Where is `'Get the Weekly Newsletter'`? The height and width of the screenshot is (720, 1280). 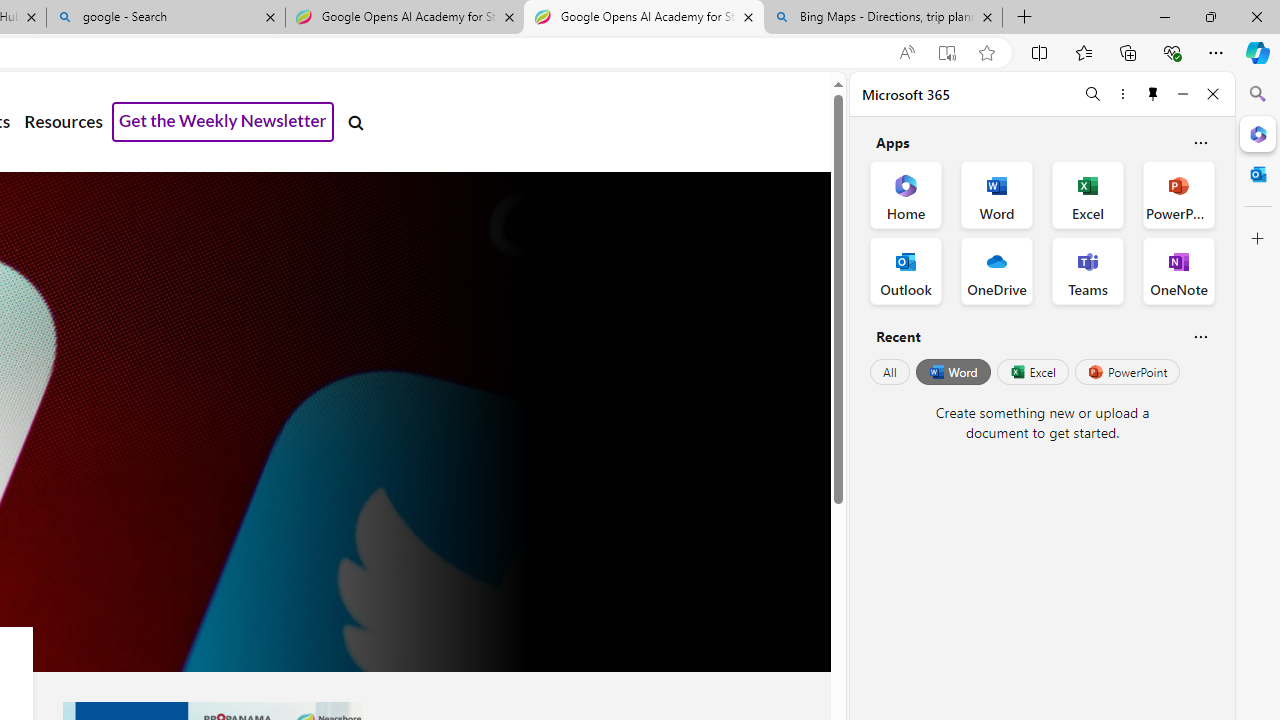 'Get the Weekly Newsletter' is located at coordinates (223, 122).